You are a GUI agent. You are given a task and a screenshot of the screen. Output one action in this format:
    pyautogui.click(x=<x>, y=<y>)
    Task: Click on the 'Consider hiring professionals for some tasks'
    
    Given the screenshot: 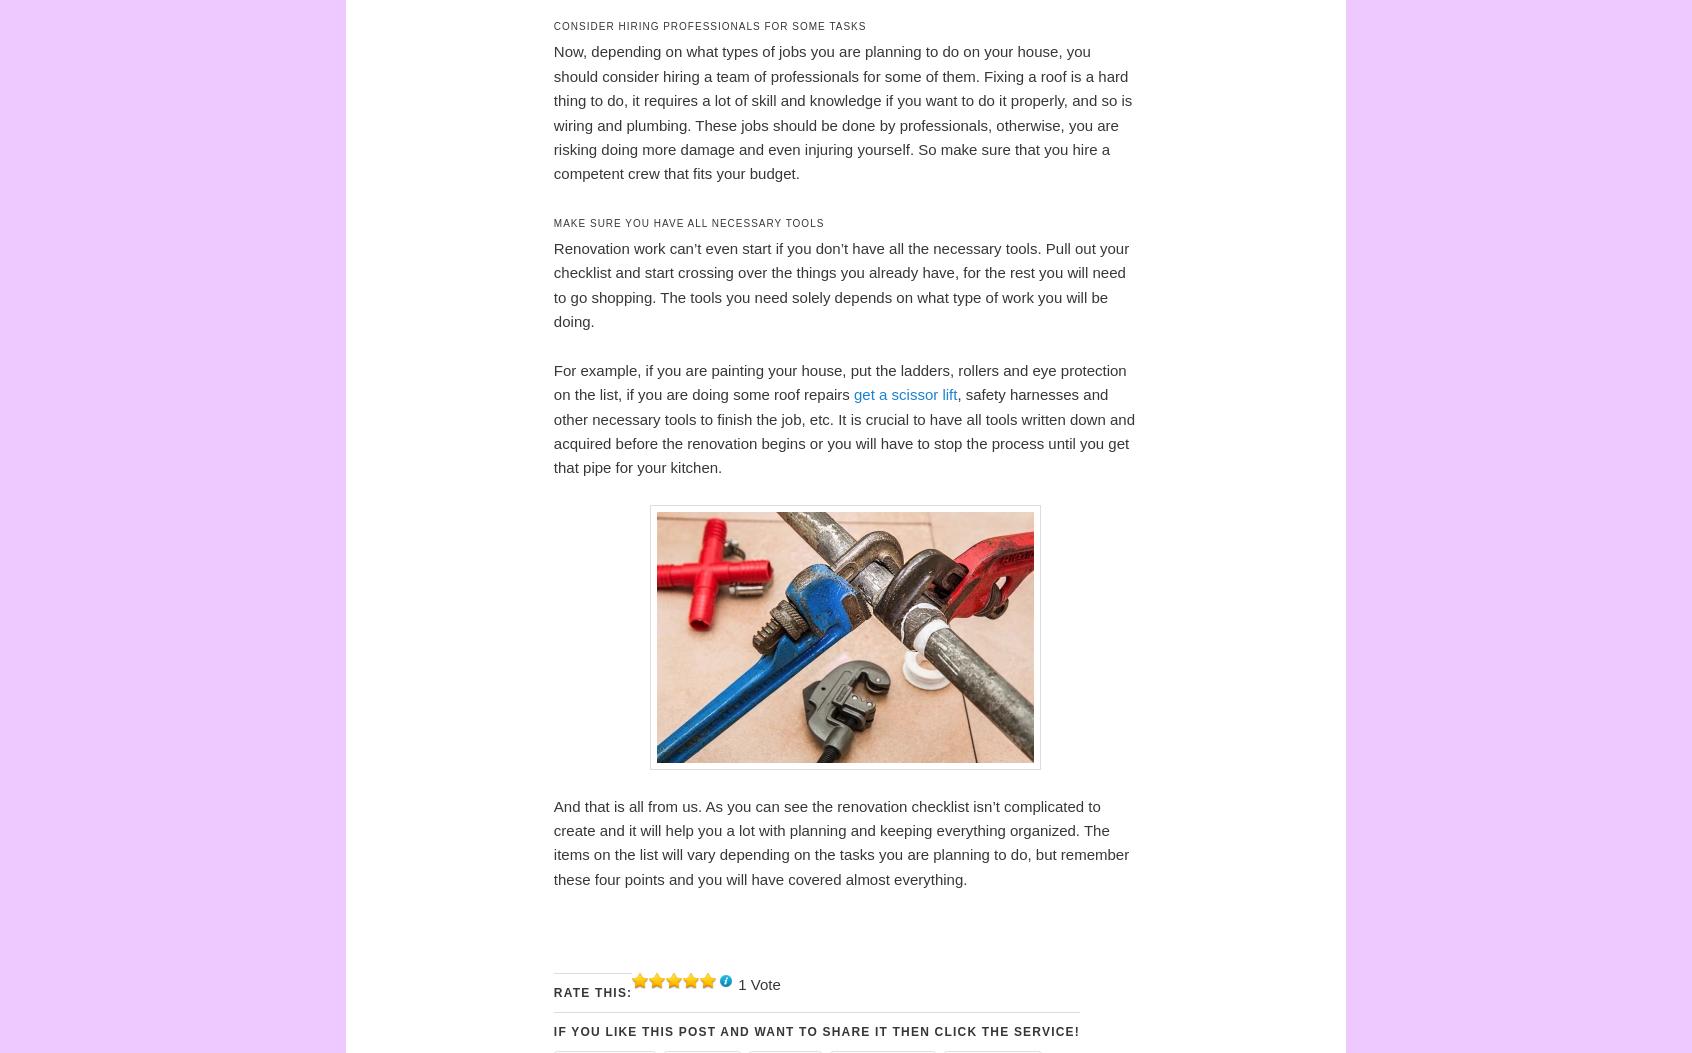 What is the action you would take?
    pyautogui.click(x=708, y=26)
    